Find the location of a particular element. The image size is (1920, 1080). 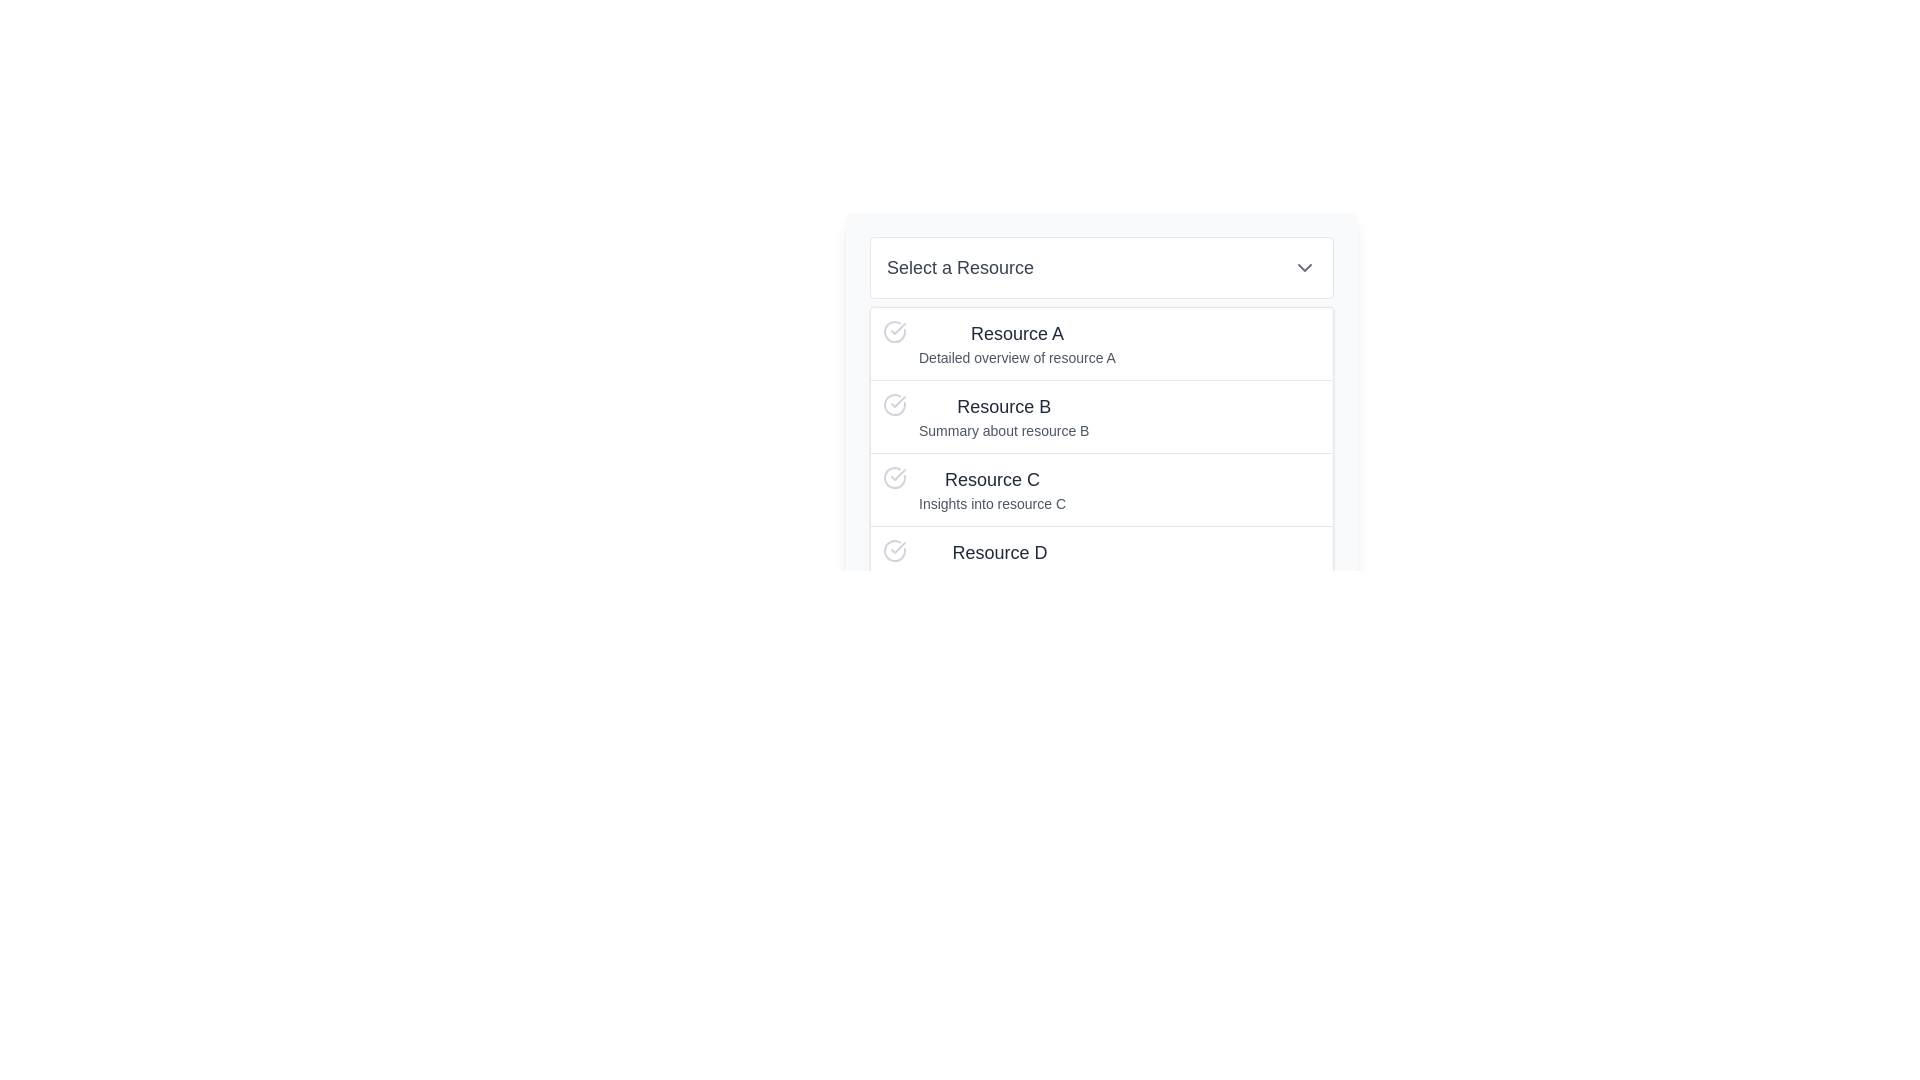

the Dropdown Button displaying 'Select a Resource.' is located at coordinates (1101, 266).